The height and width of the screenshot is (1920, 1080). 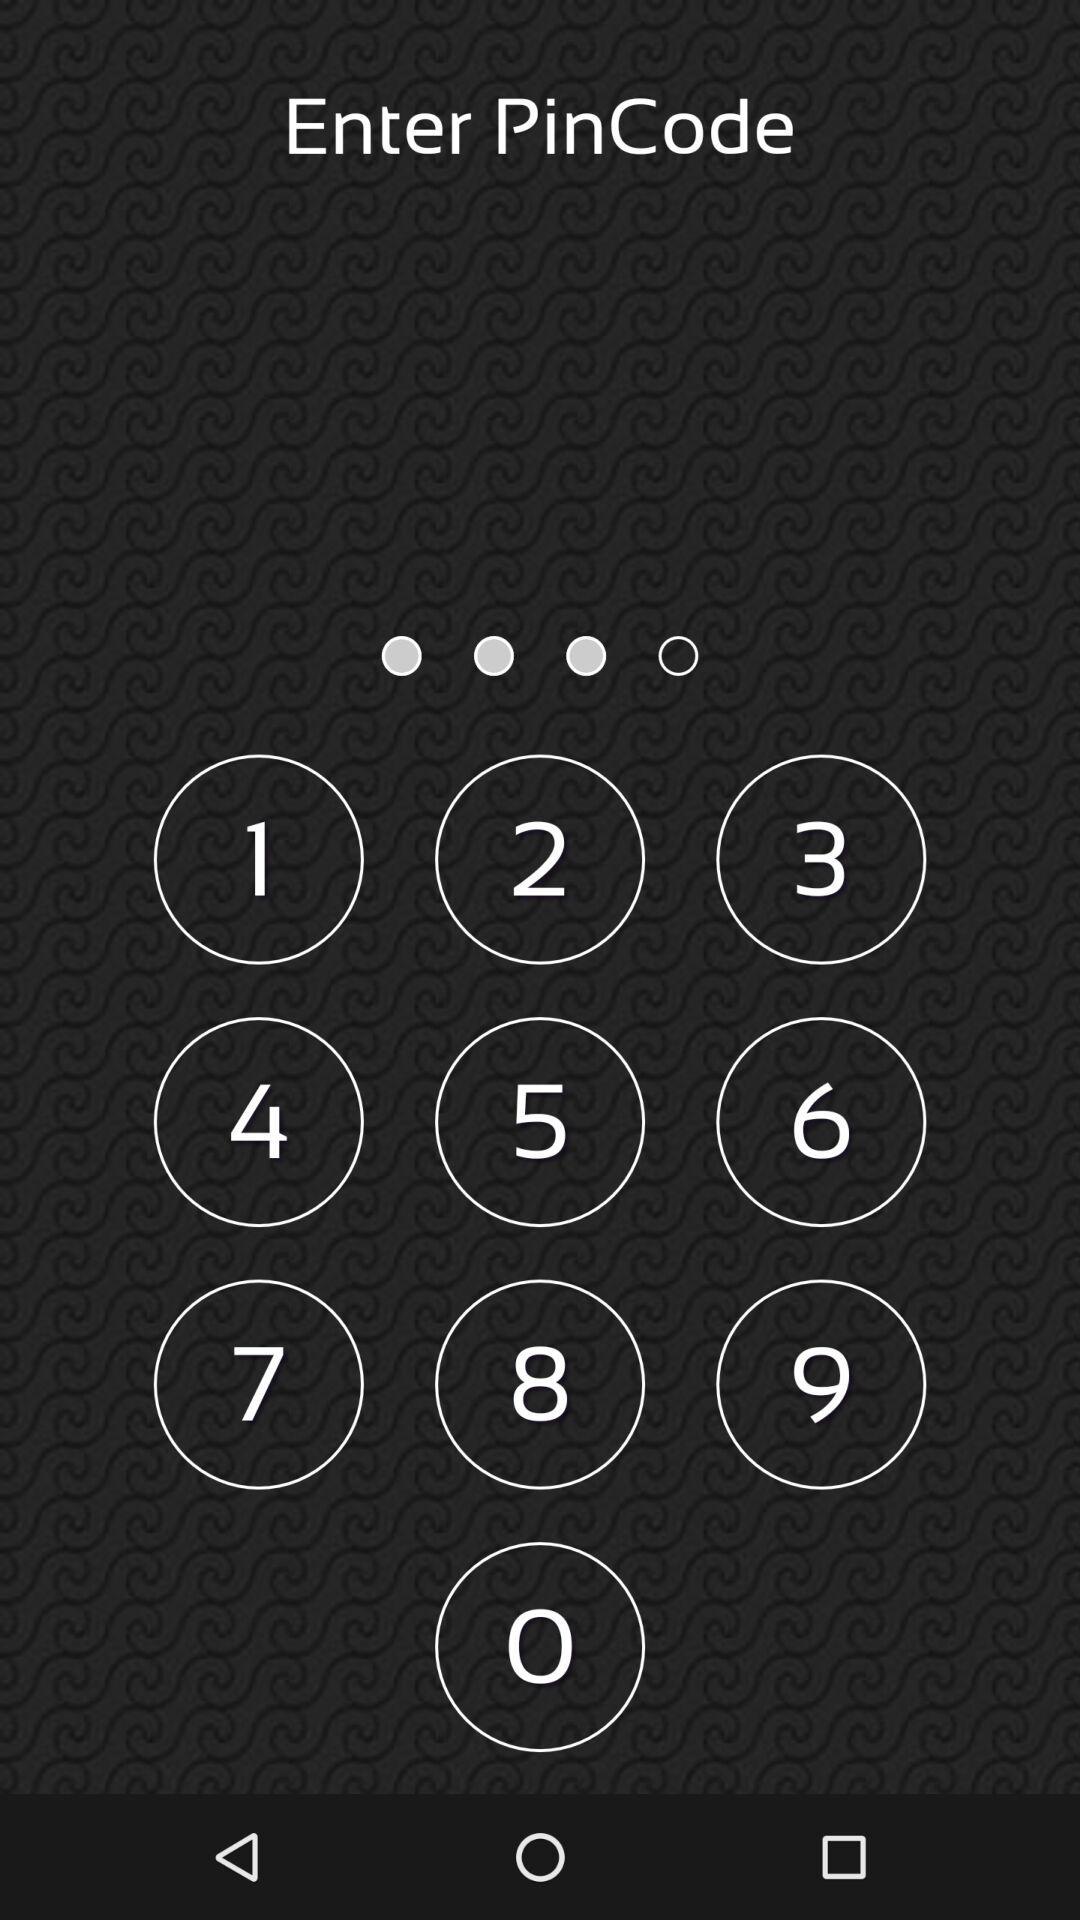 What do you see at coordinates (821, 1383) in the screenshot?
I see `icon next to the 8 item` at bounding box center [821, 1383].